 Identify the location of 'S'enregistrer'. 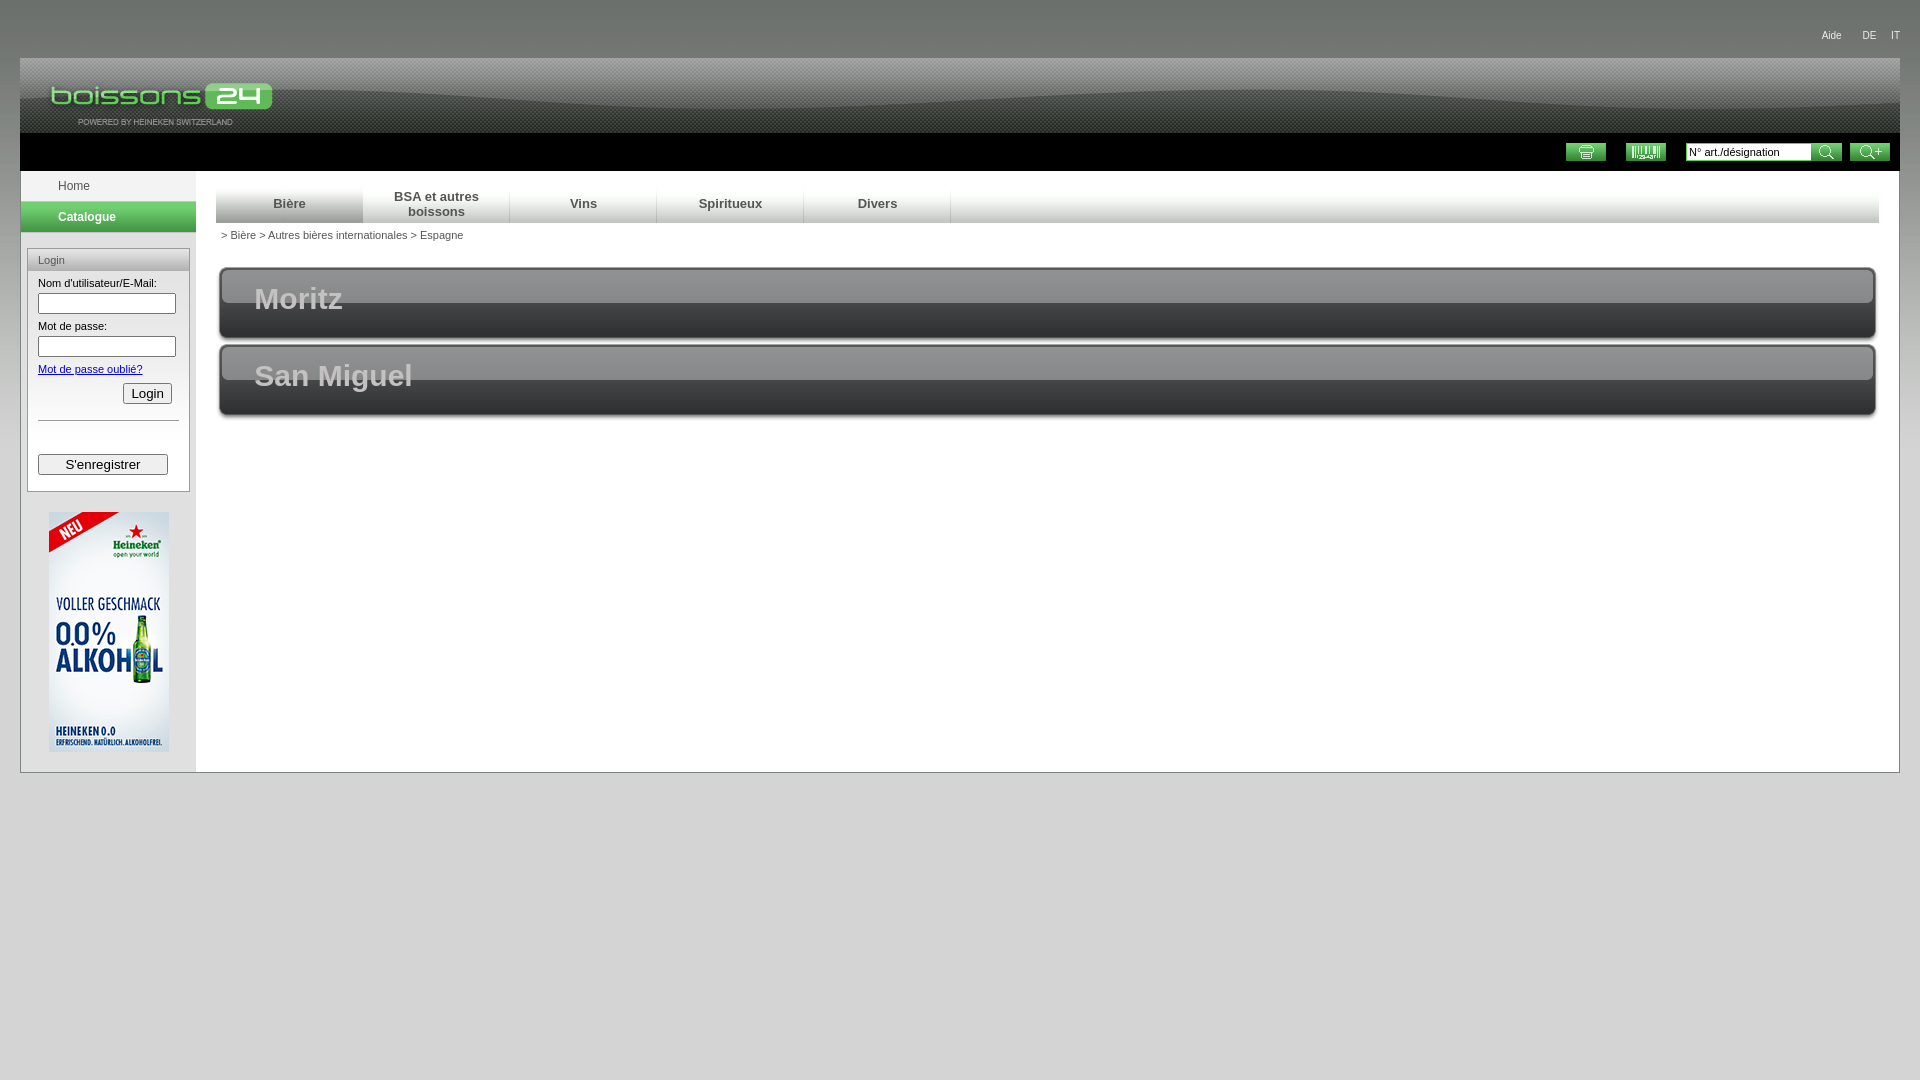
(101, 464).